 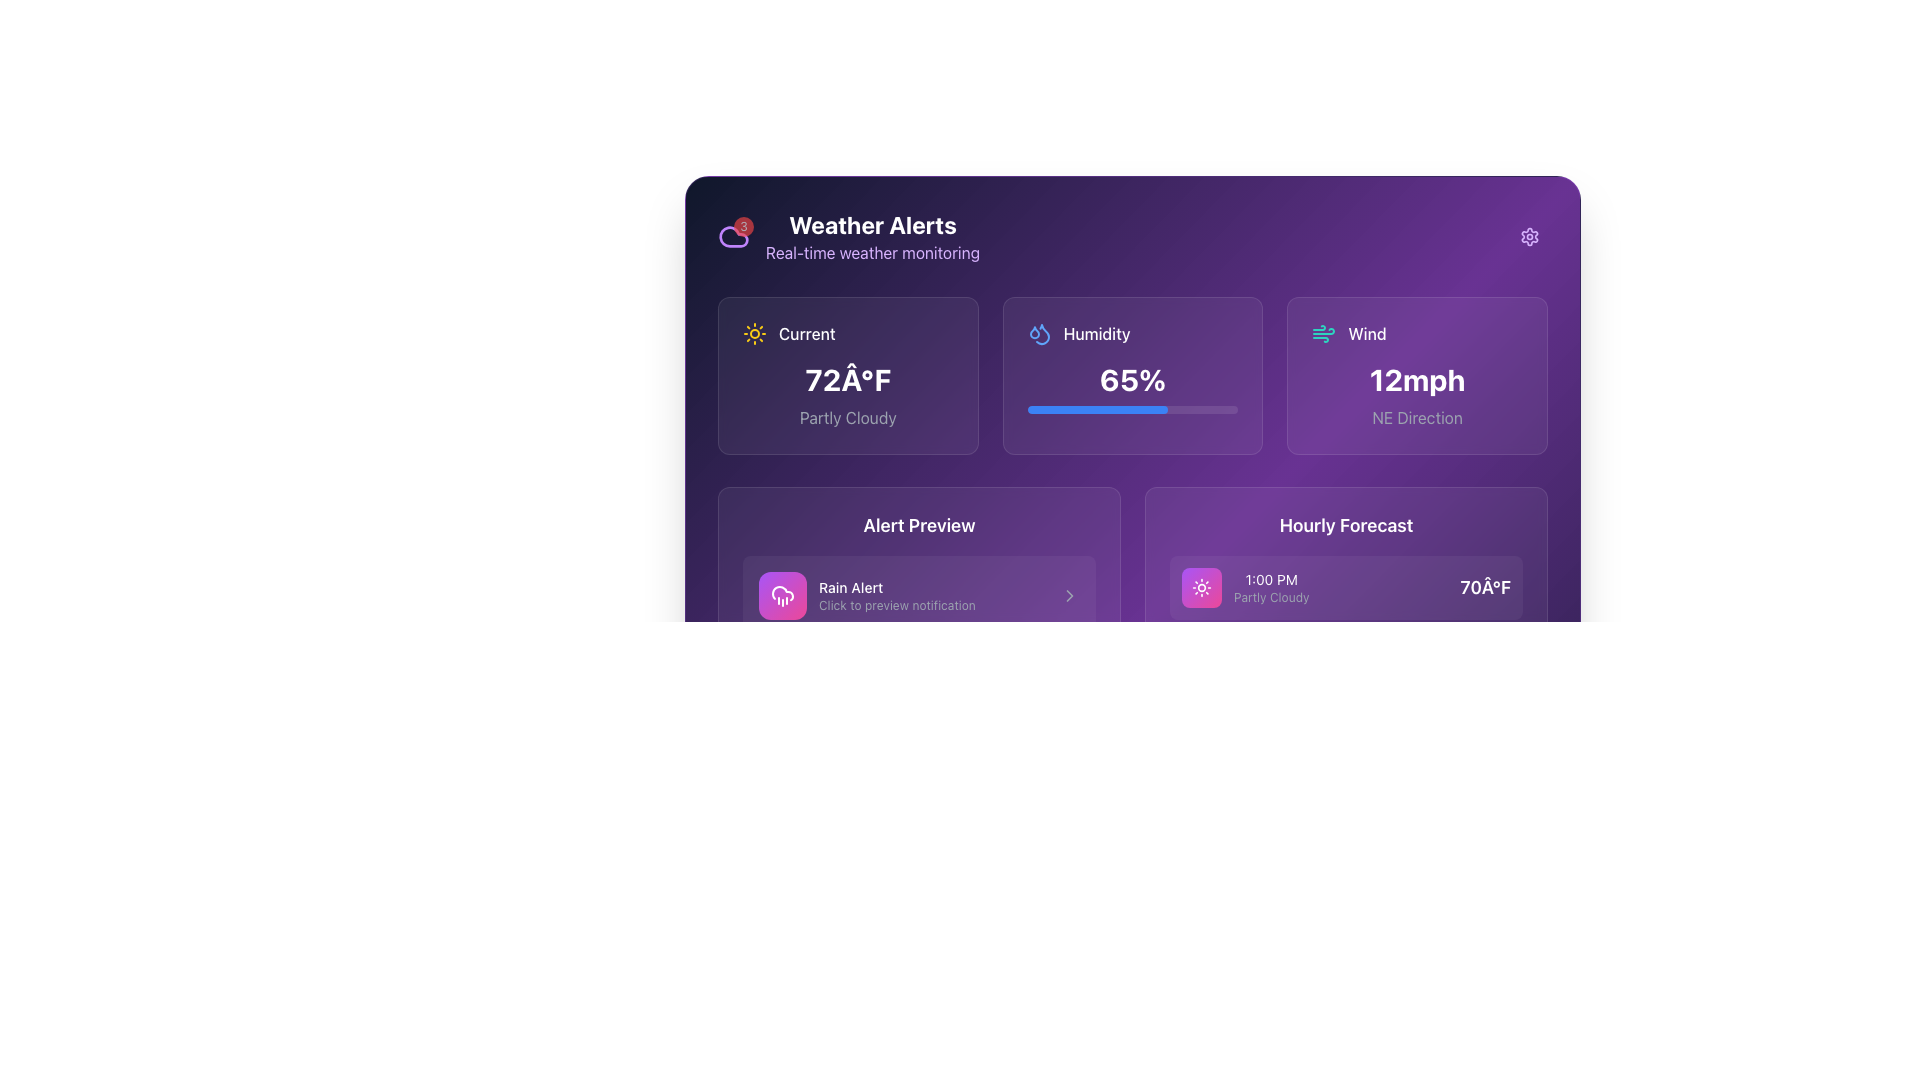 I want to click on the ProgressBar located within the 'Humidity' card of the dashboard interface, situated at the bottom part of the card, directly below the text '65%', so click(x=1132, y=408).